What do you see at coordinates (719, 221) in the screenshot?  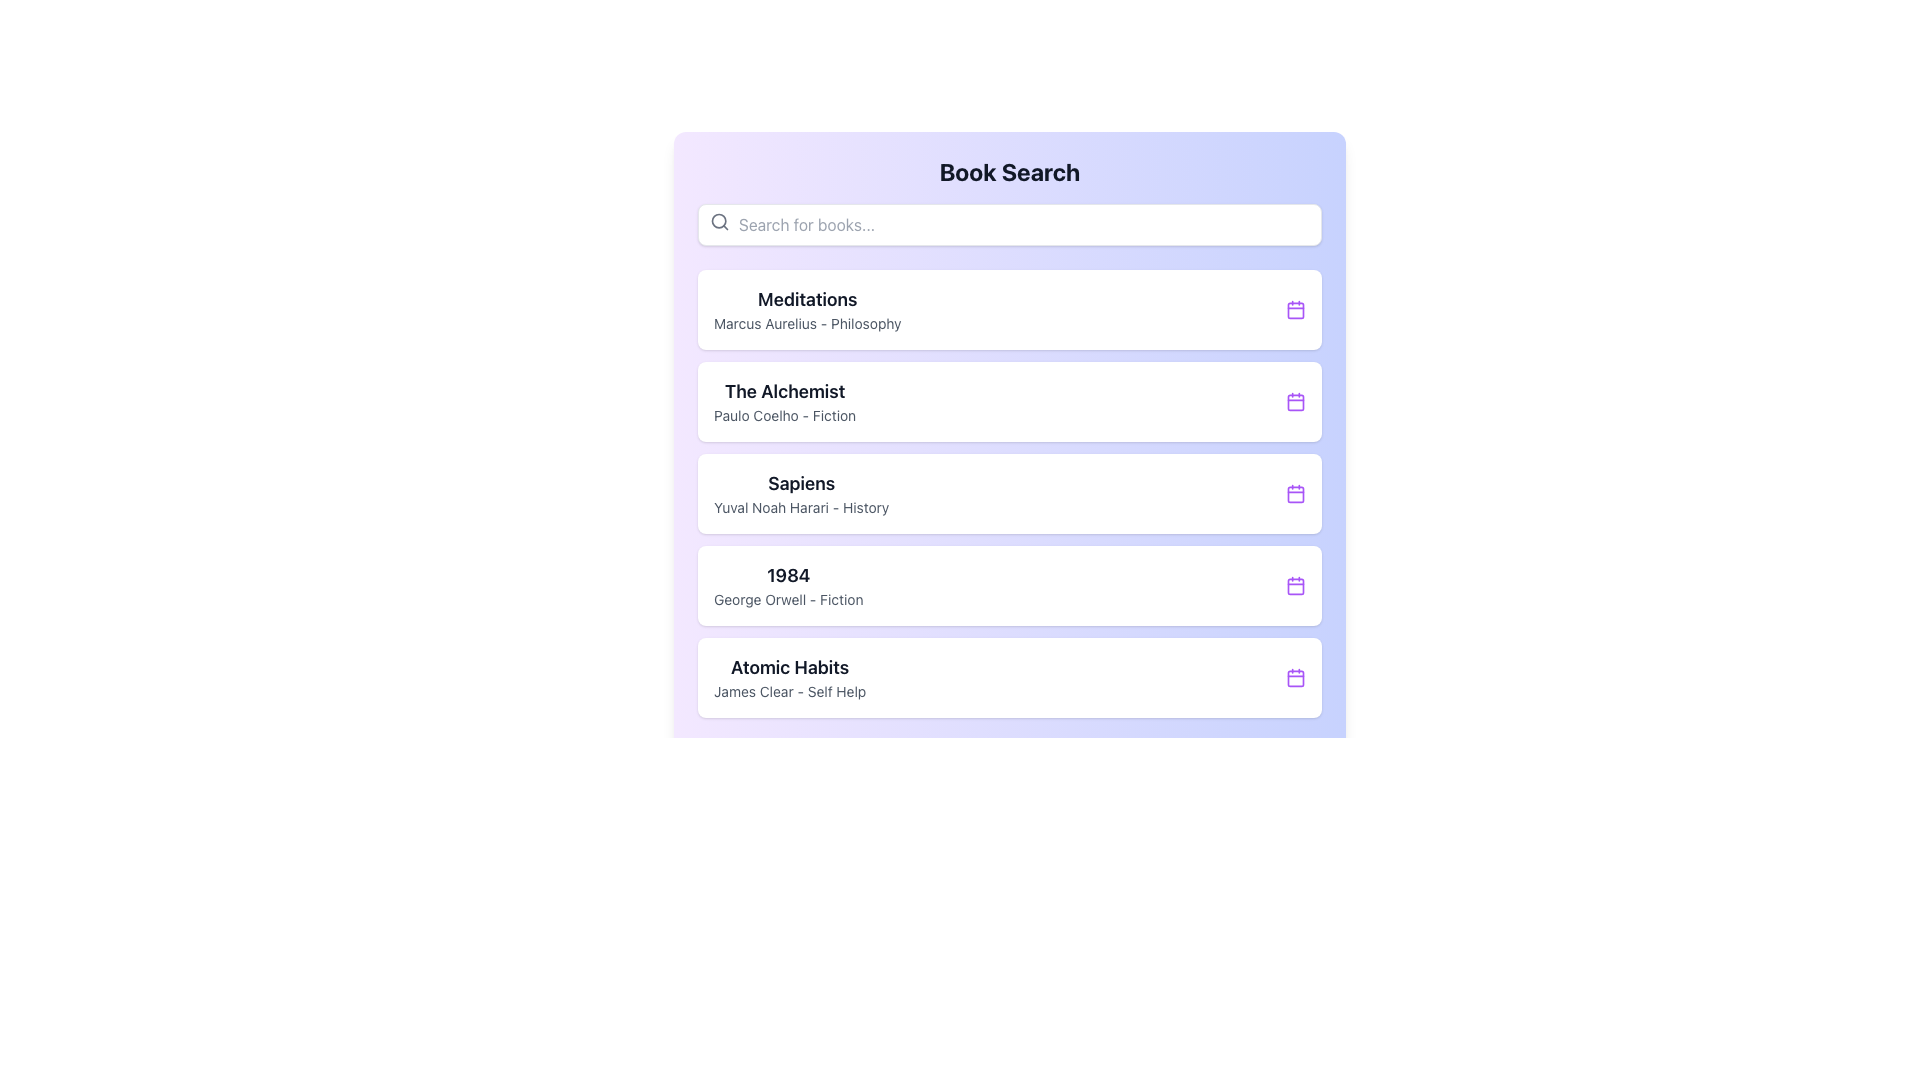 I see `the small circle within the search icon located at the top-left of the search bar component, which is part of the magnifying glass depiction` at bounding box center [719, 221].